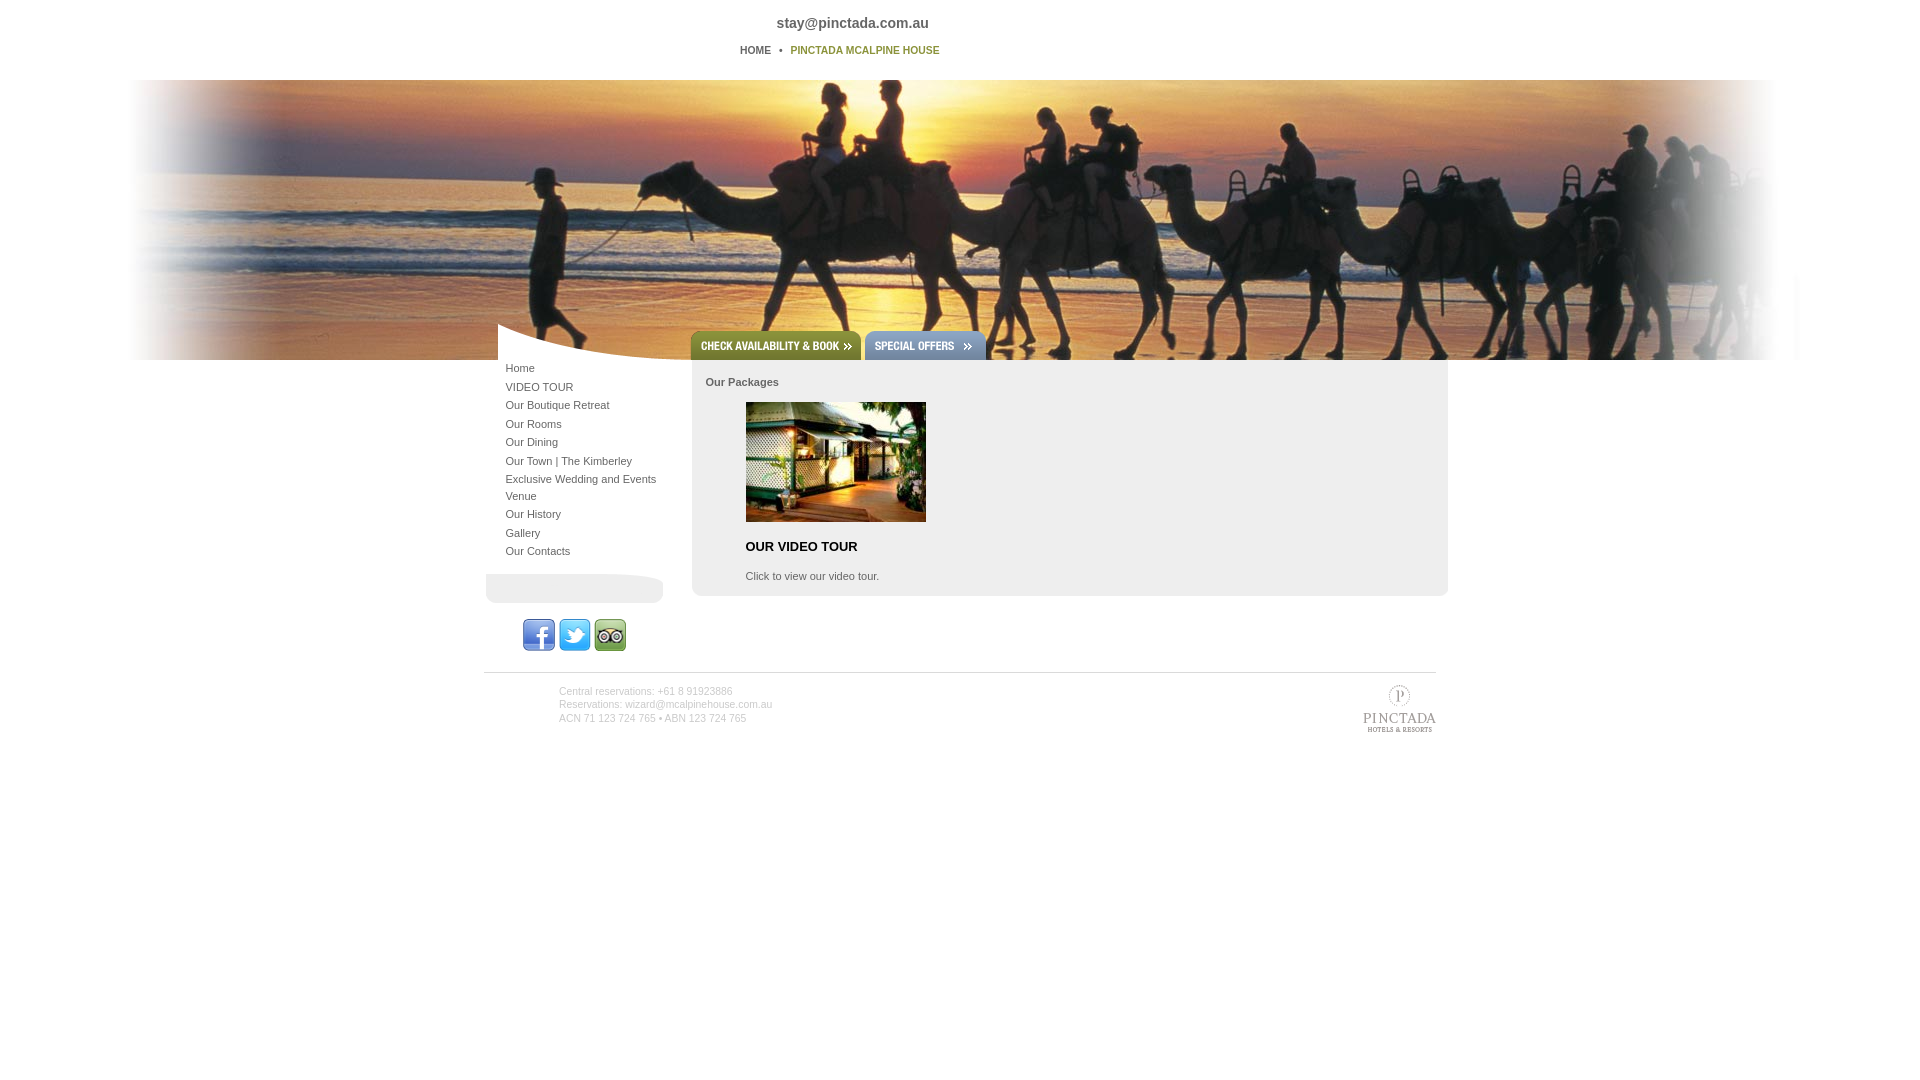 The width and height of the screenshot is (1920, 1080). Describe the element at coordinates (698, 703) in the screenshot. I see `'wizard@mcalpinehouse.com.au'` at that location.